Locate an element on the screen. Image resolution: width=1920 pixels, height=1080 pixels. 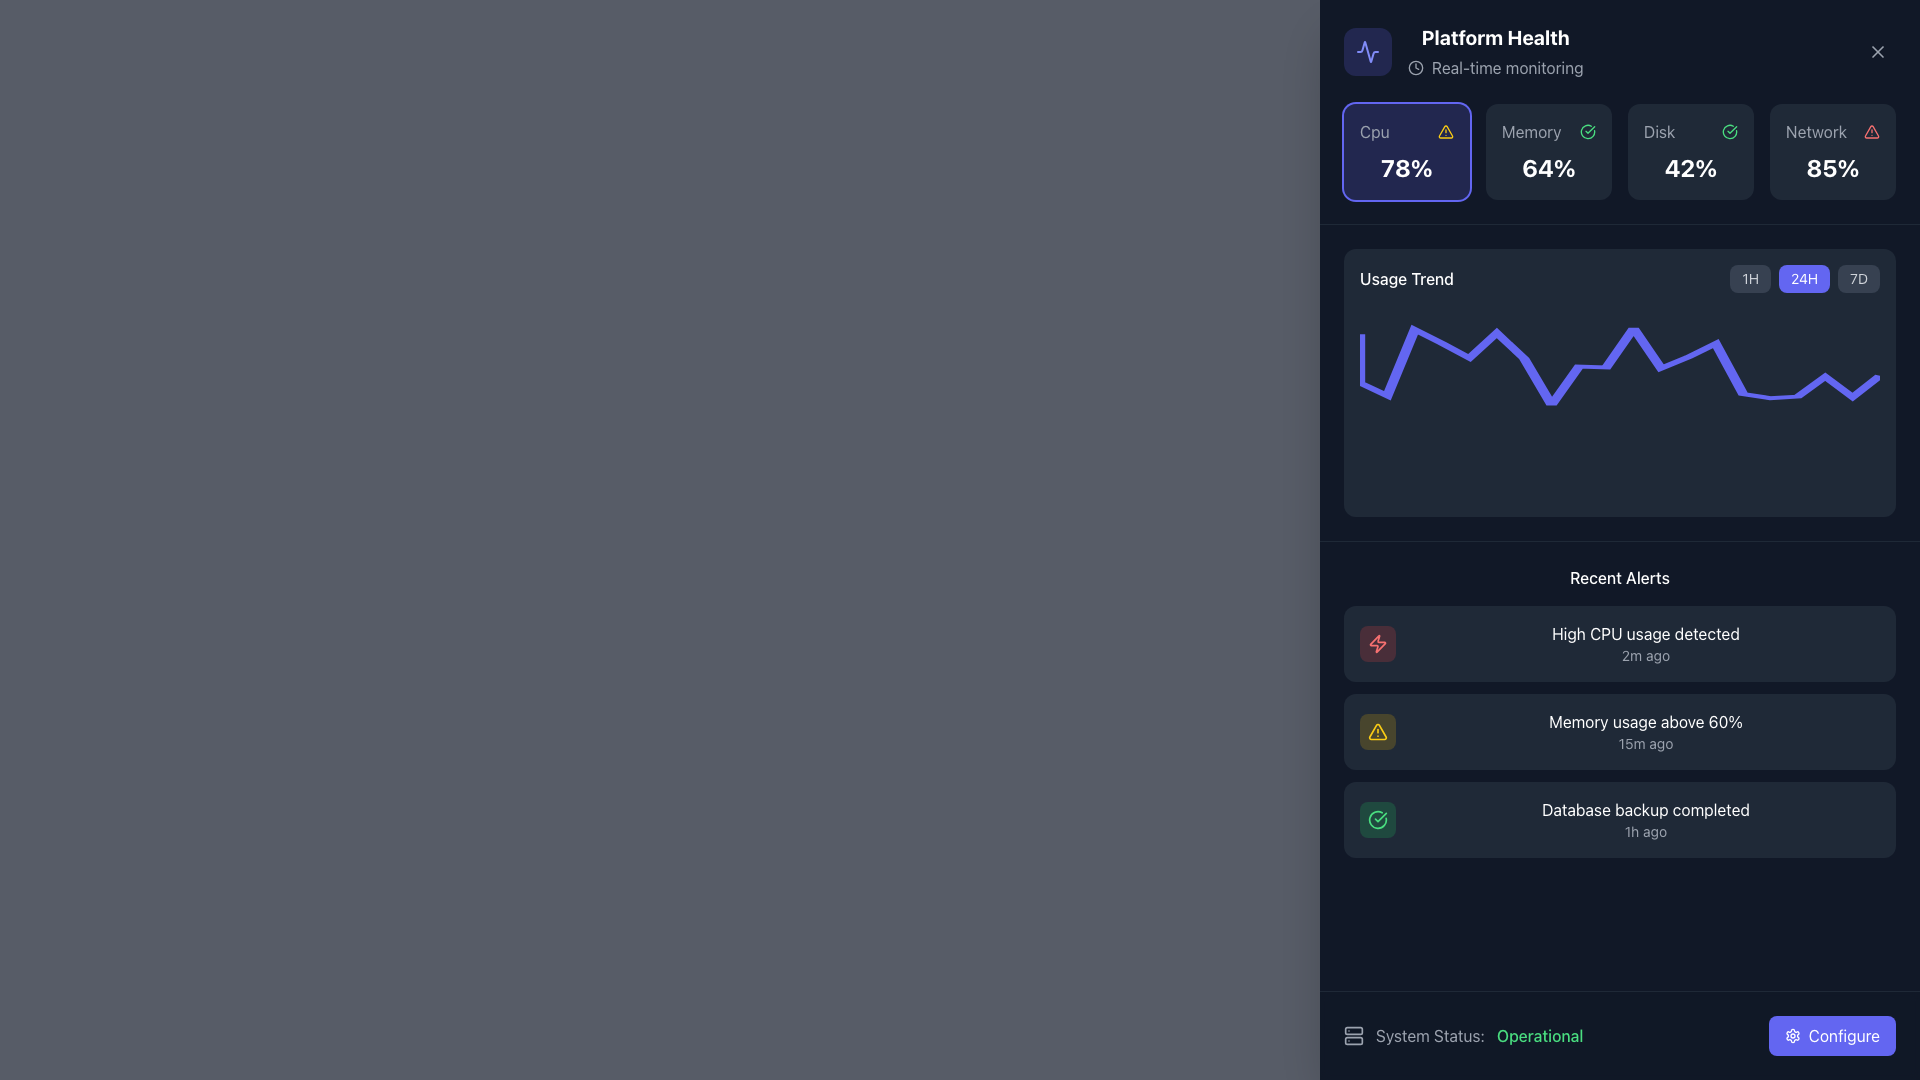
the alert icon next to the 'CPU 78%' label in the 'Platform Health' section, which indicates a critical status related to CPU usage is located at coordinates (1871, 131).